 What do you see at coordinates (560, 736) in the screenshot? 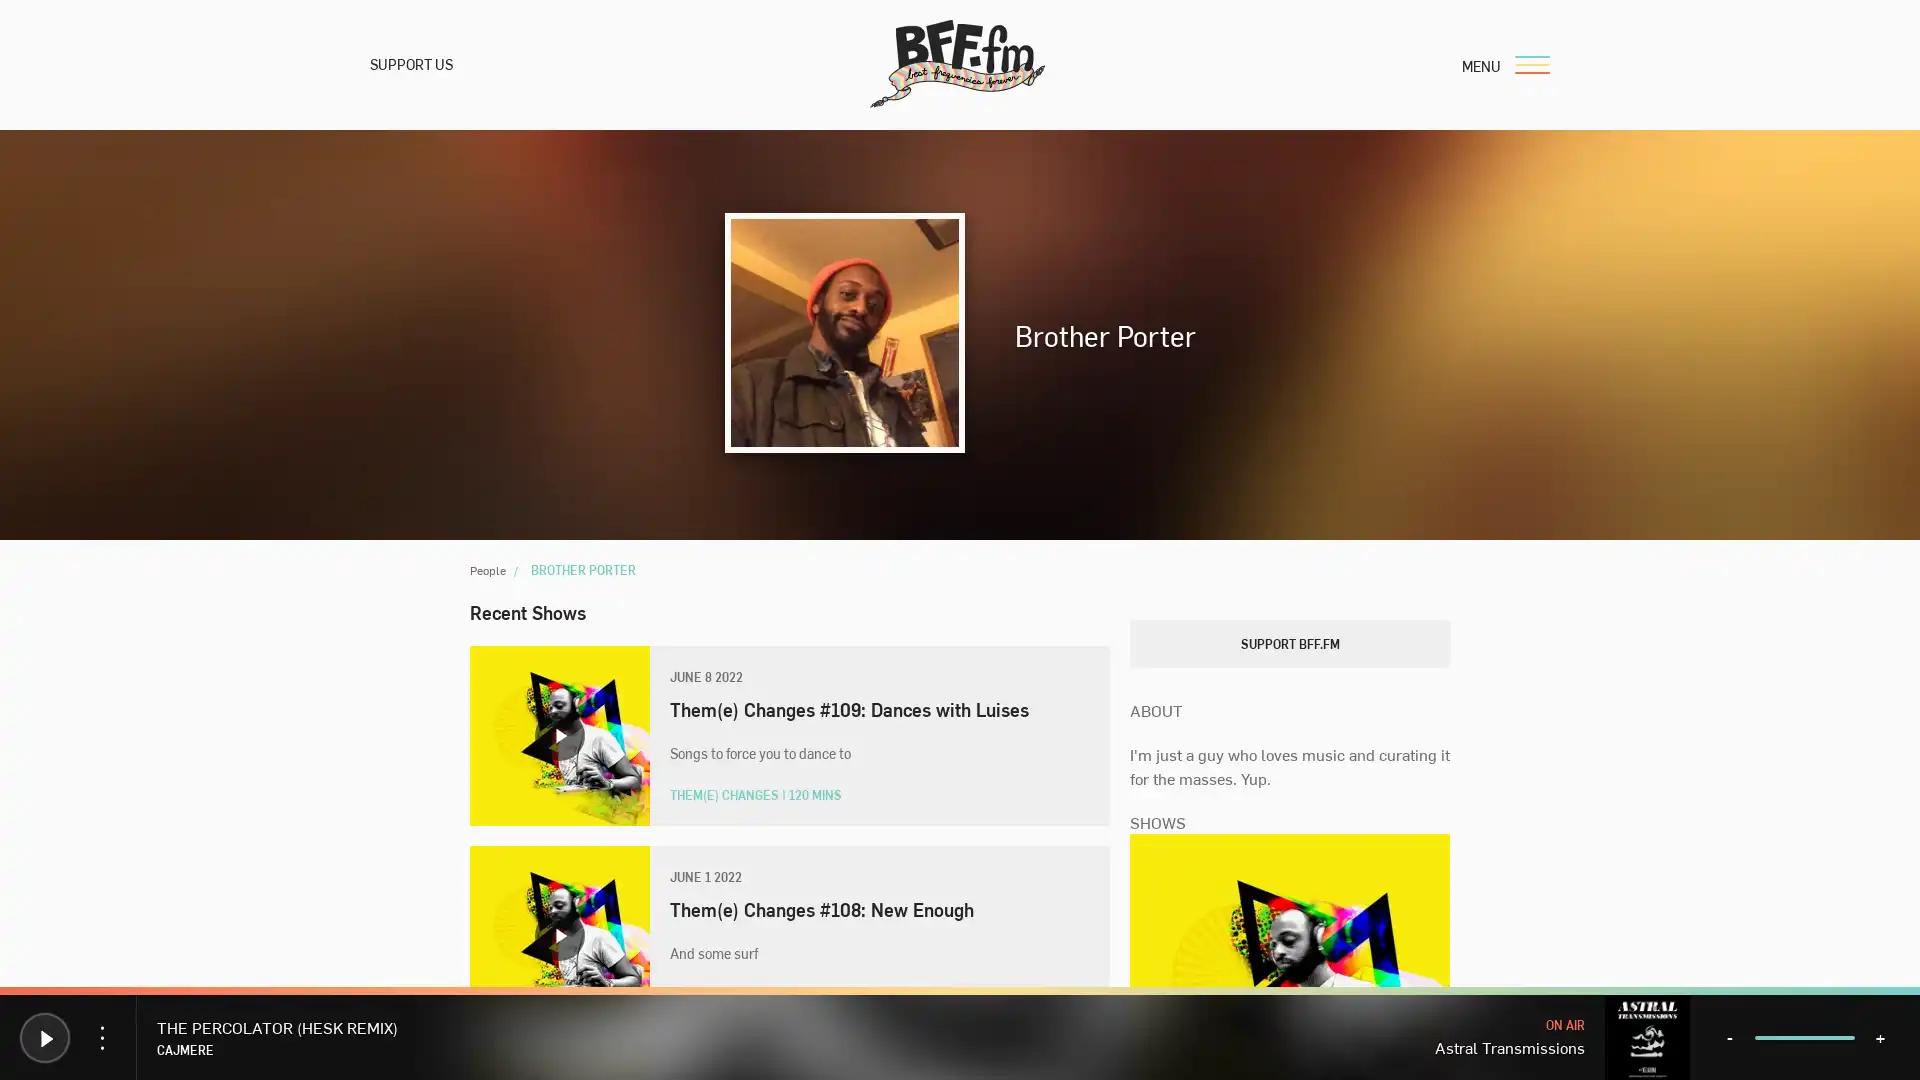
I see `Play` at bounding box center [560, 736].